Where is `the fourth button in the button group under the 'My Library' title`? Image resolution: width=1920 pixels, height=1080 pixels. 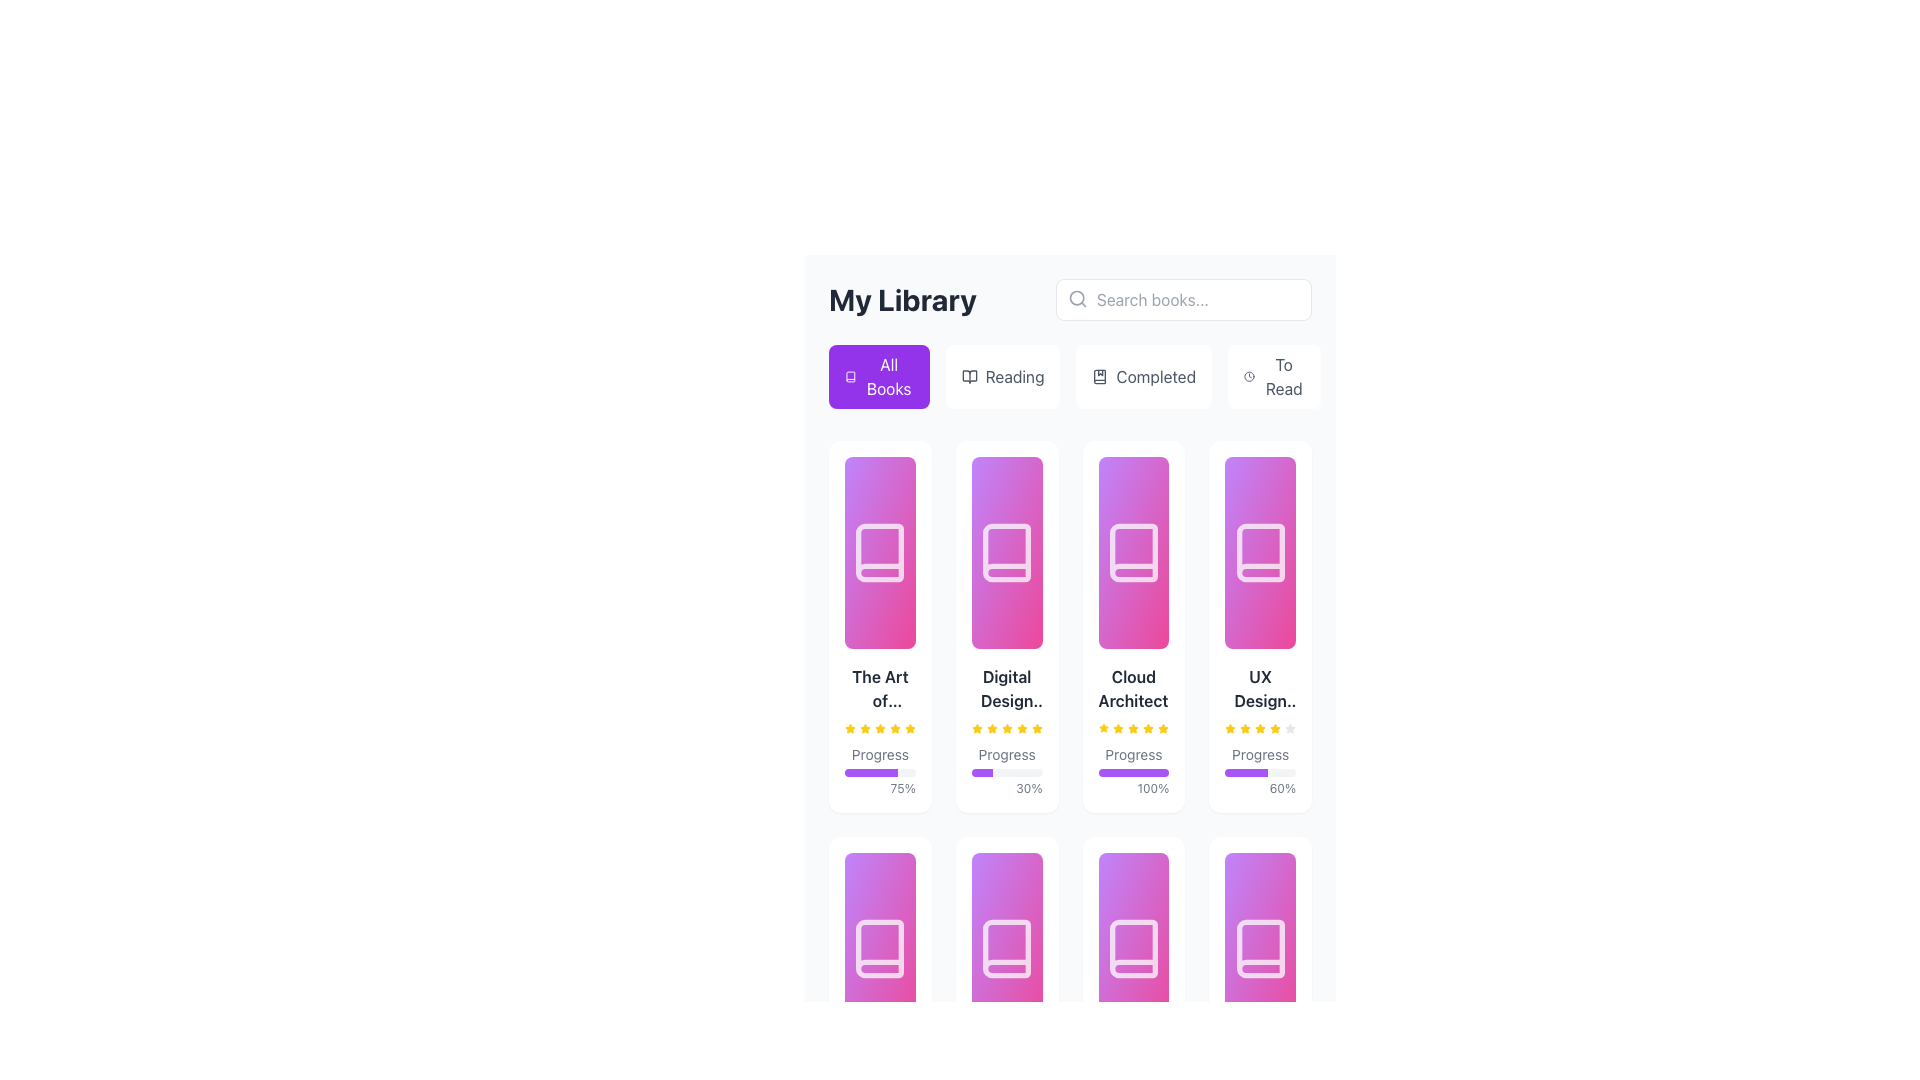 the fourth button in the button group under the 'My Library' title is located at coordinates (1273, 377).